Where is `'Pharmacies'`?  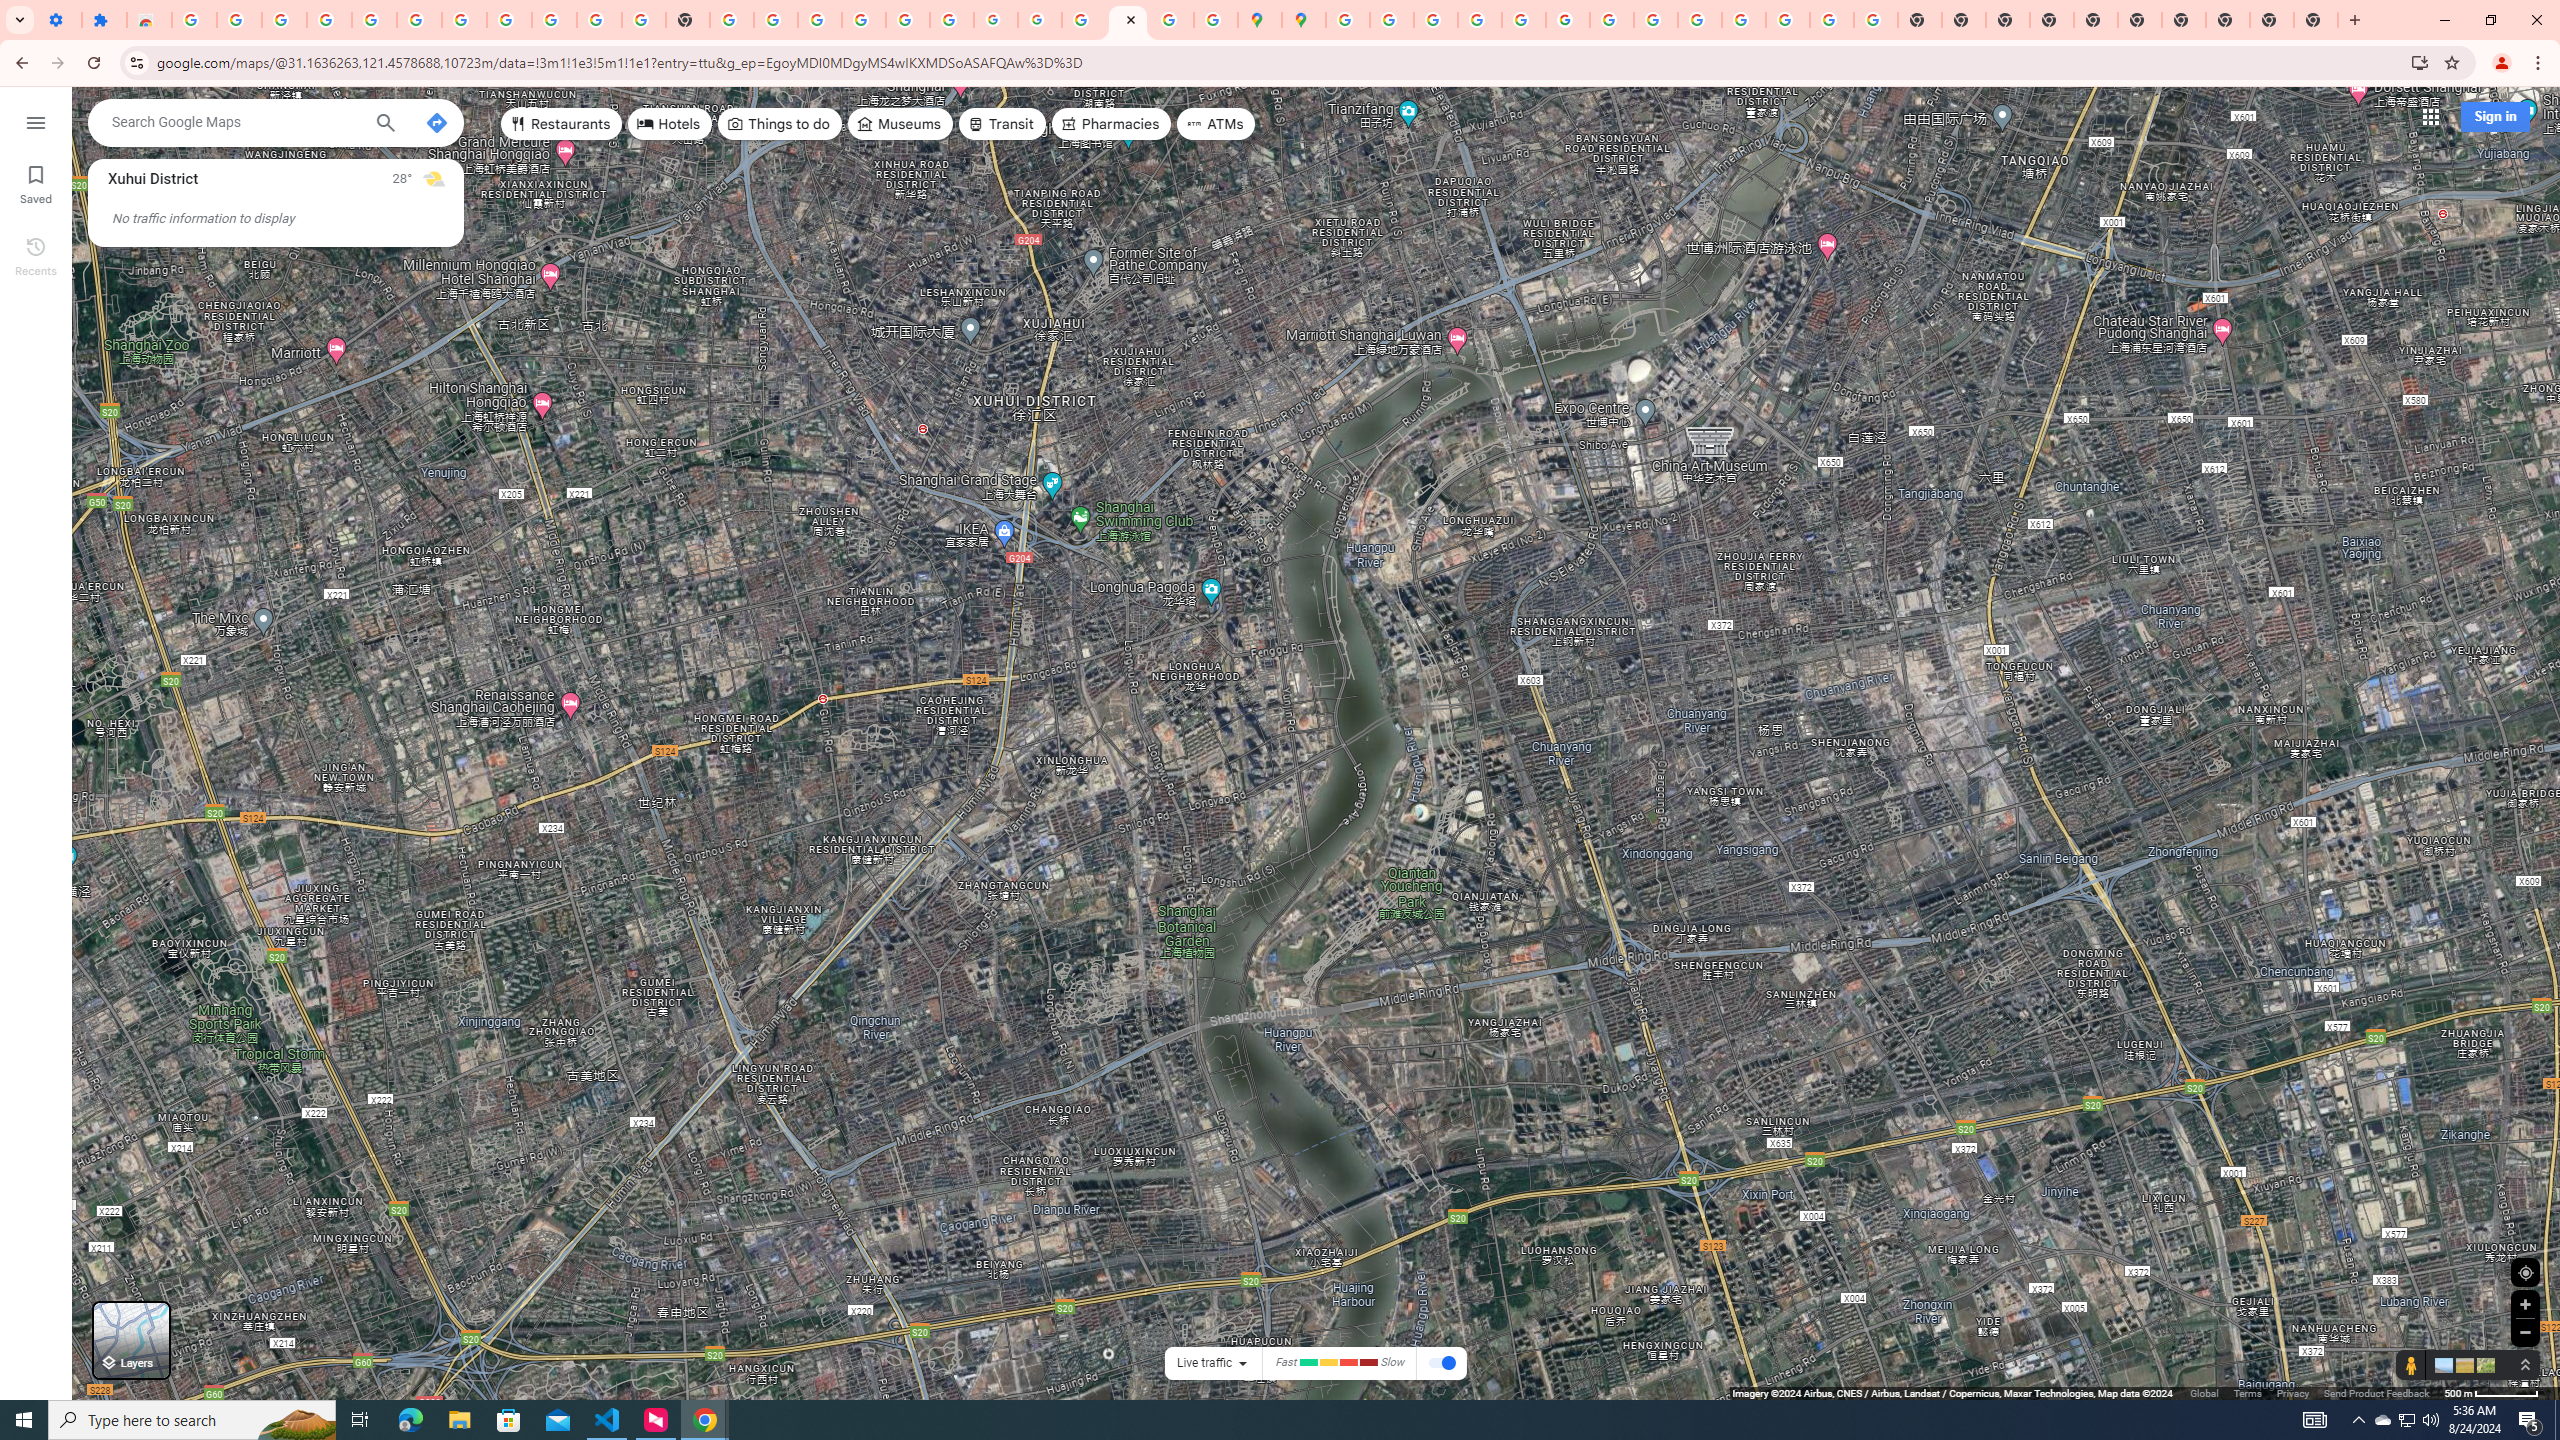
'Pharmacies' is located at coordinates (1112, 122).